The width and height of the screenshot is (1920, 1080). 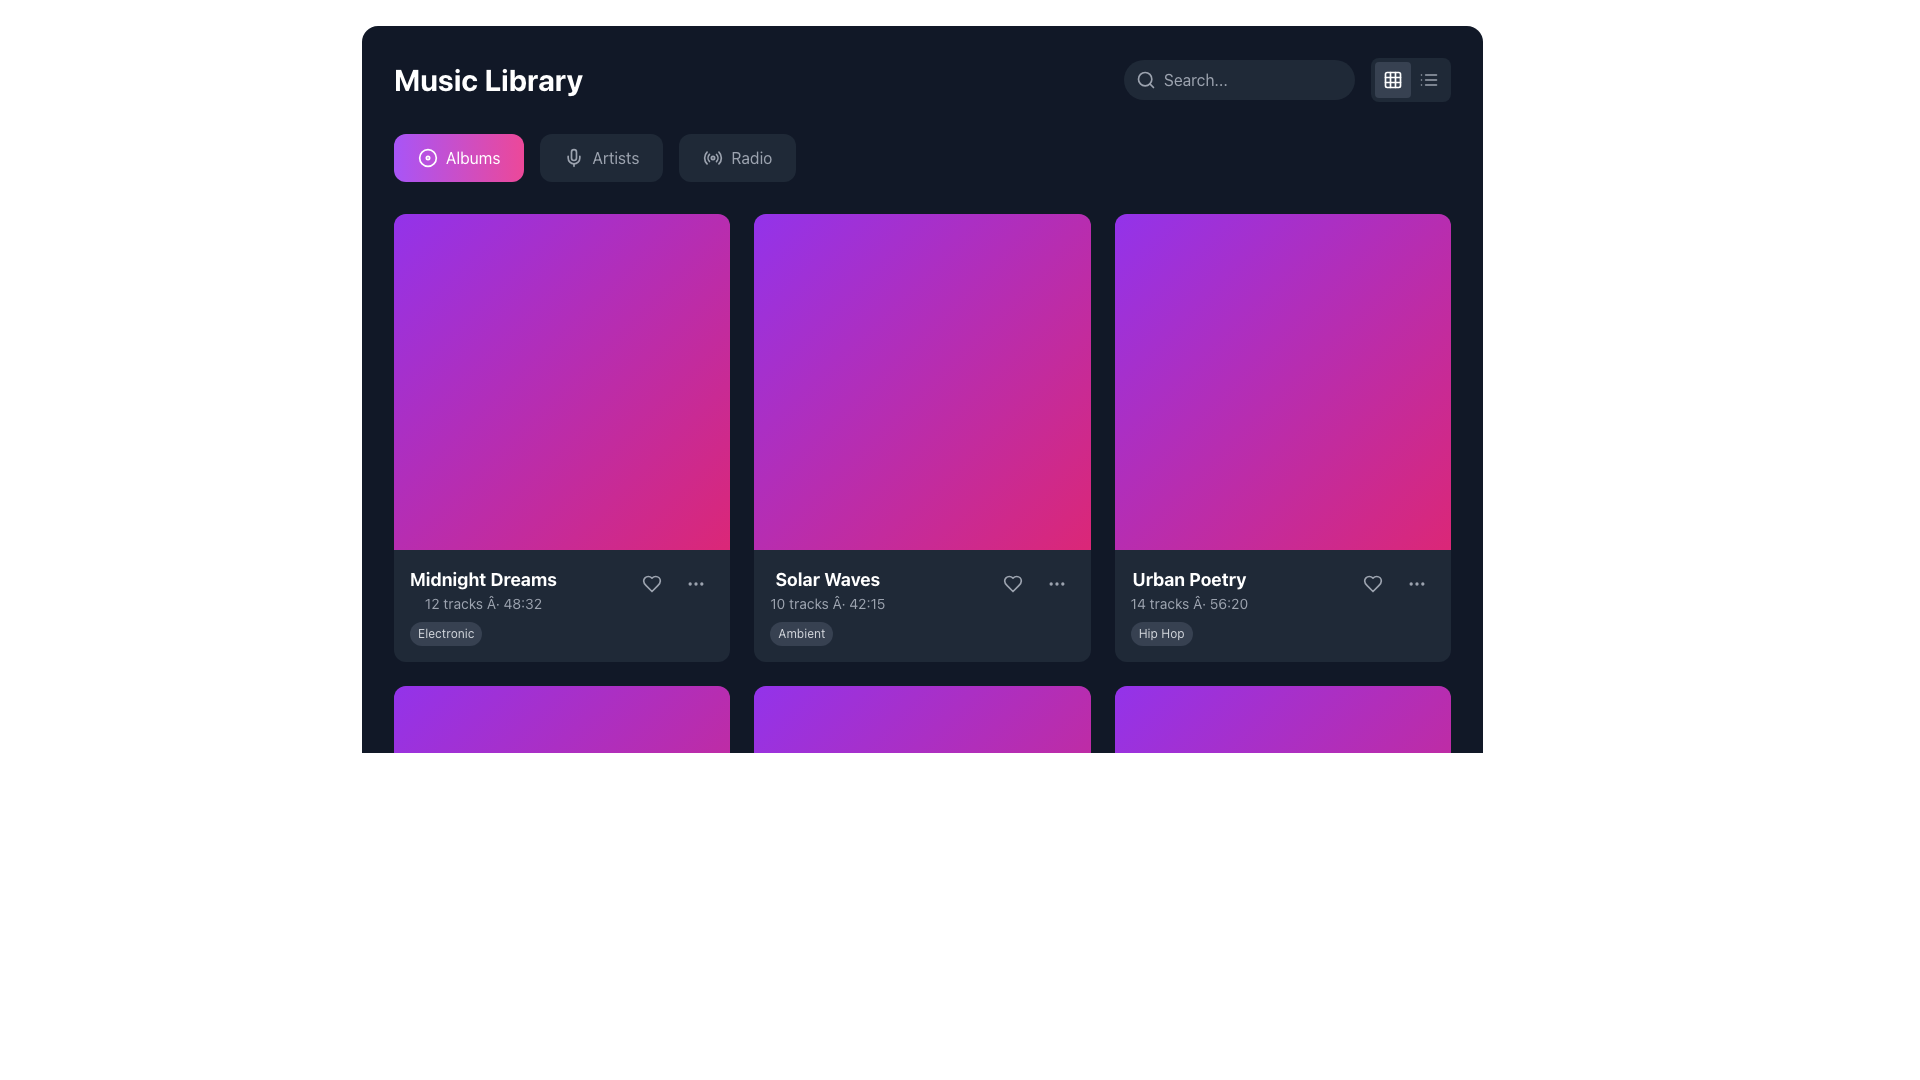 I want to click on the button in the top-right corner of the music library interface, so click(x=1391, y=79).